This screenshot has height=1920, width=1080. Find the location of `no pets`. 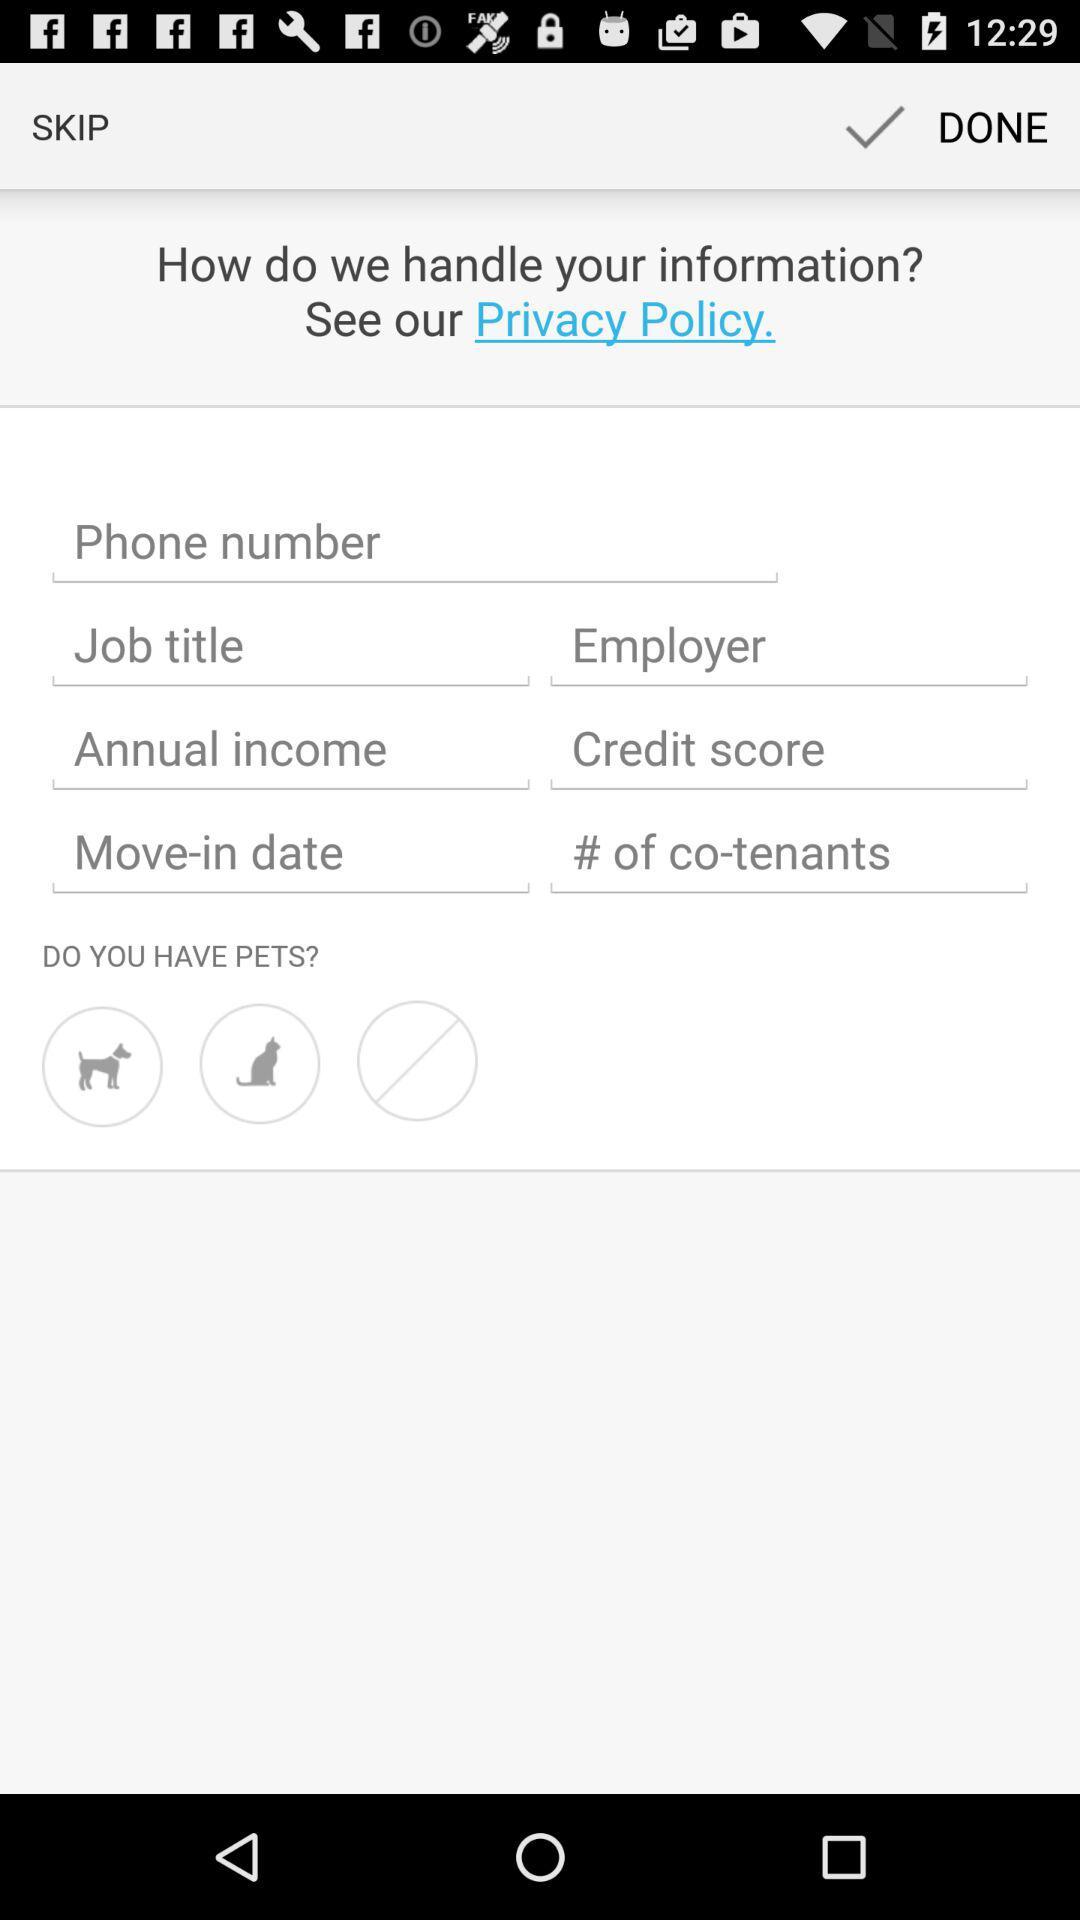

no pets is located at coordinates (416, 1059).